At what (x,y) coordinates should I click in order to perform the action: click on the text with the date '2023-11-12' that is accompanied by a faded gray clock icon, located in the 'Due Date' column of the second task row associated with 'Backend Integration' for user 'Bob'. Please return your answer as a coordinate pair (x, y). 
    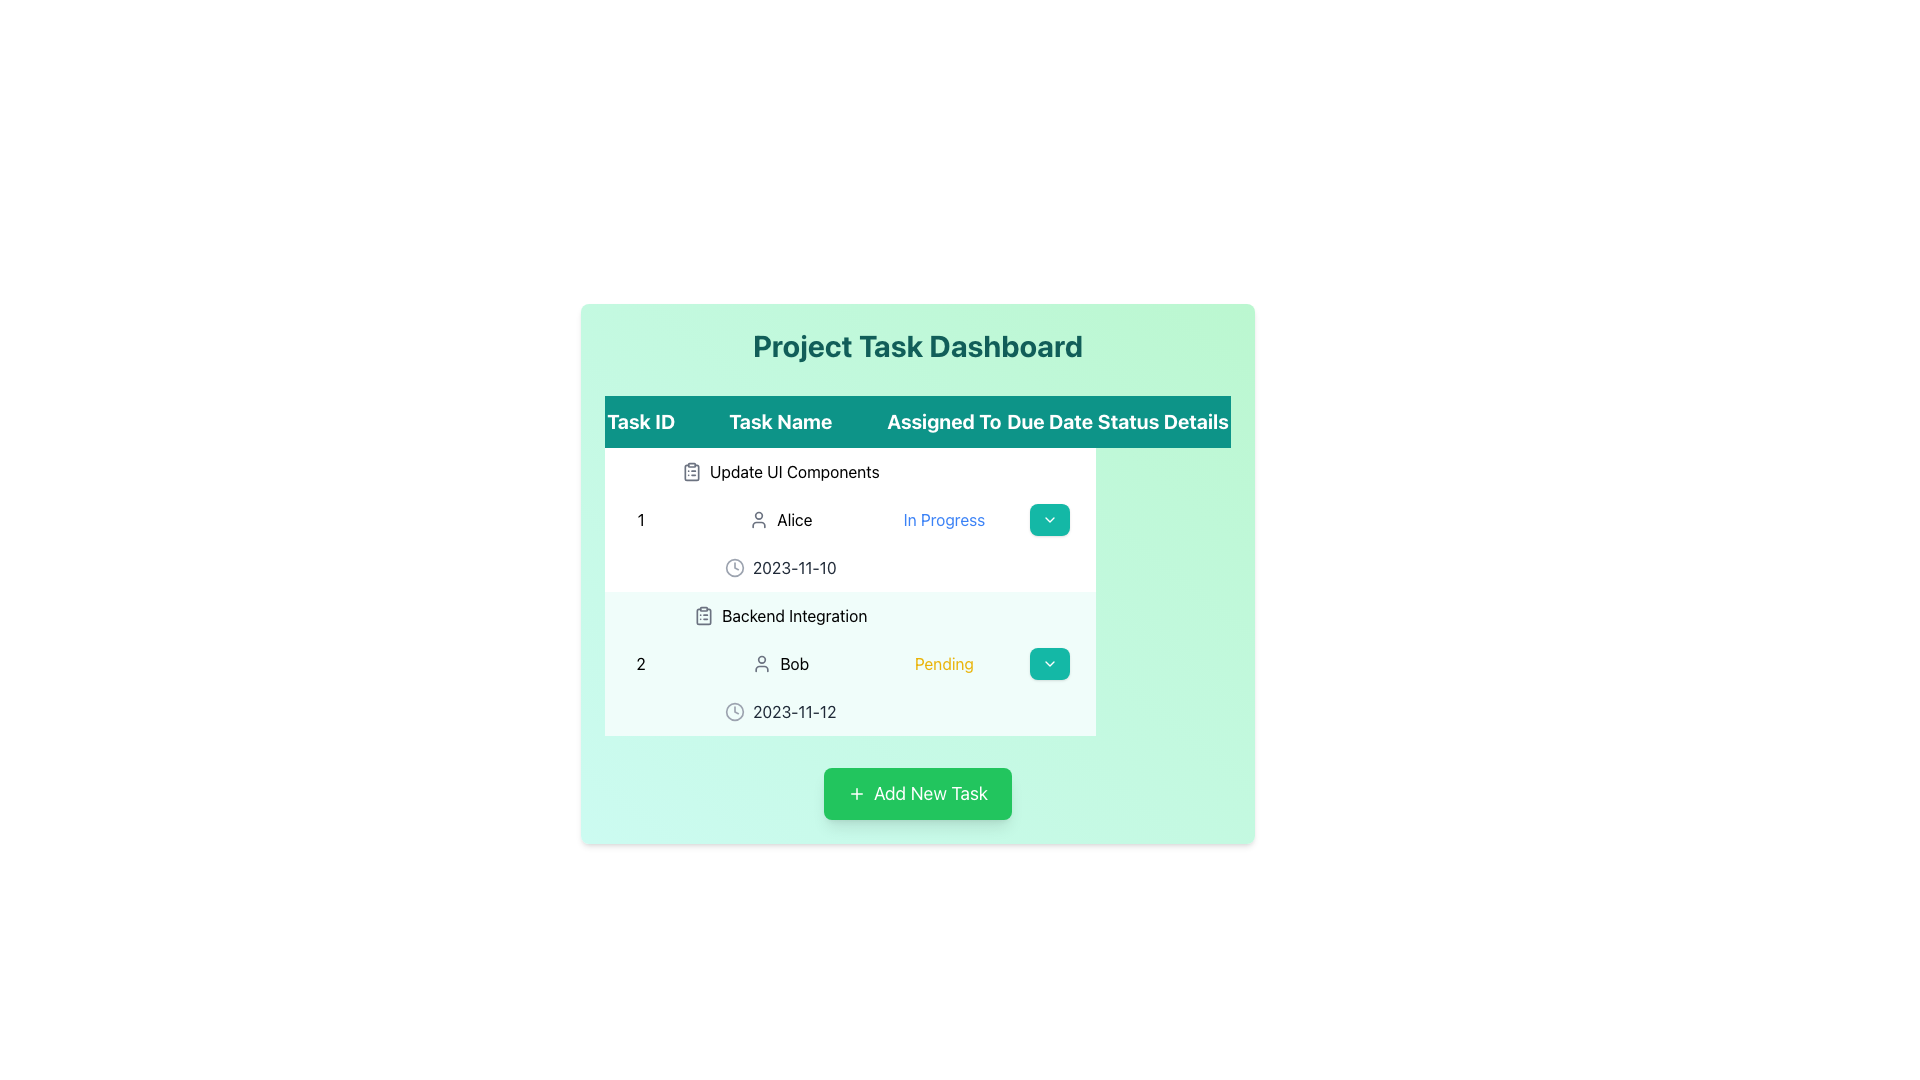
    Looking at the image, I should click on (779, 711).